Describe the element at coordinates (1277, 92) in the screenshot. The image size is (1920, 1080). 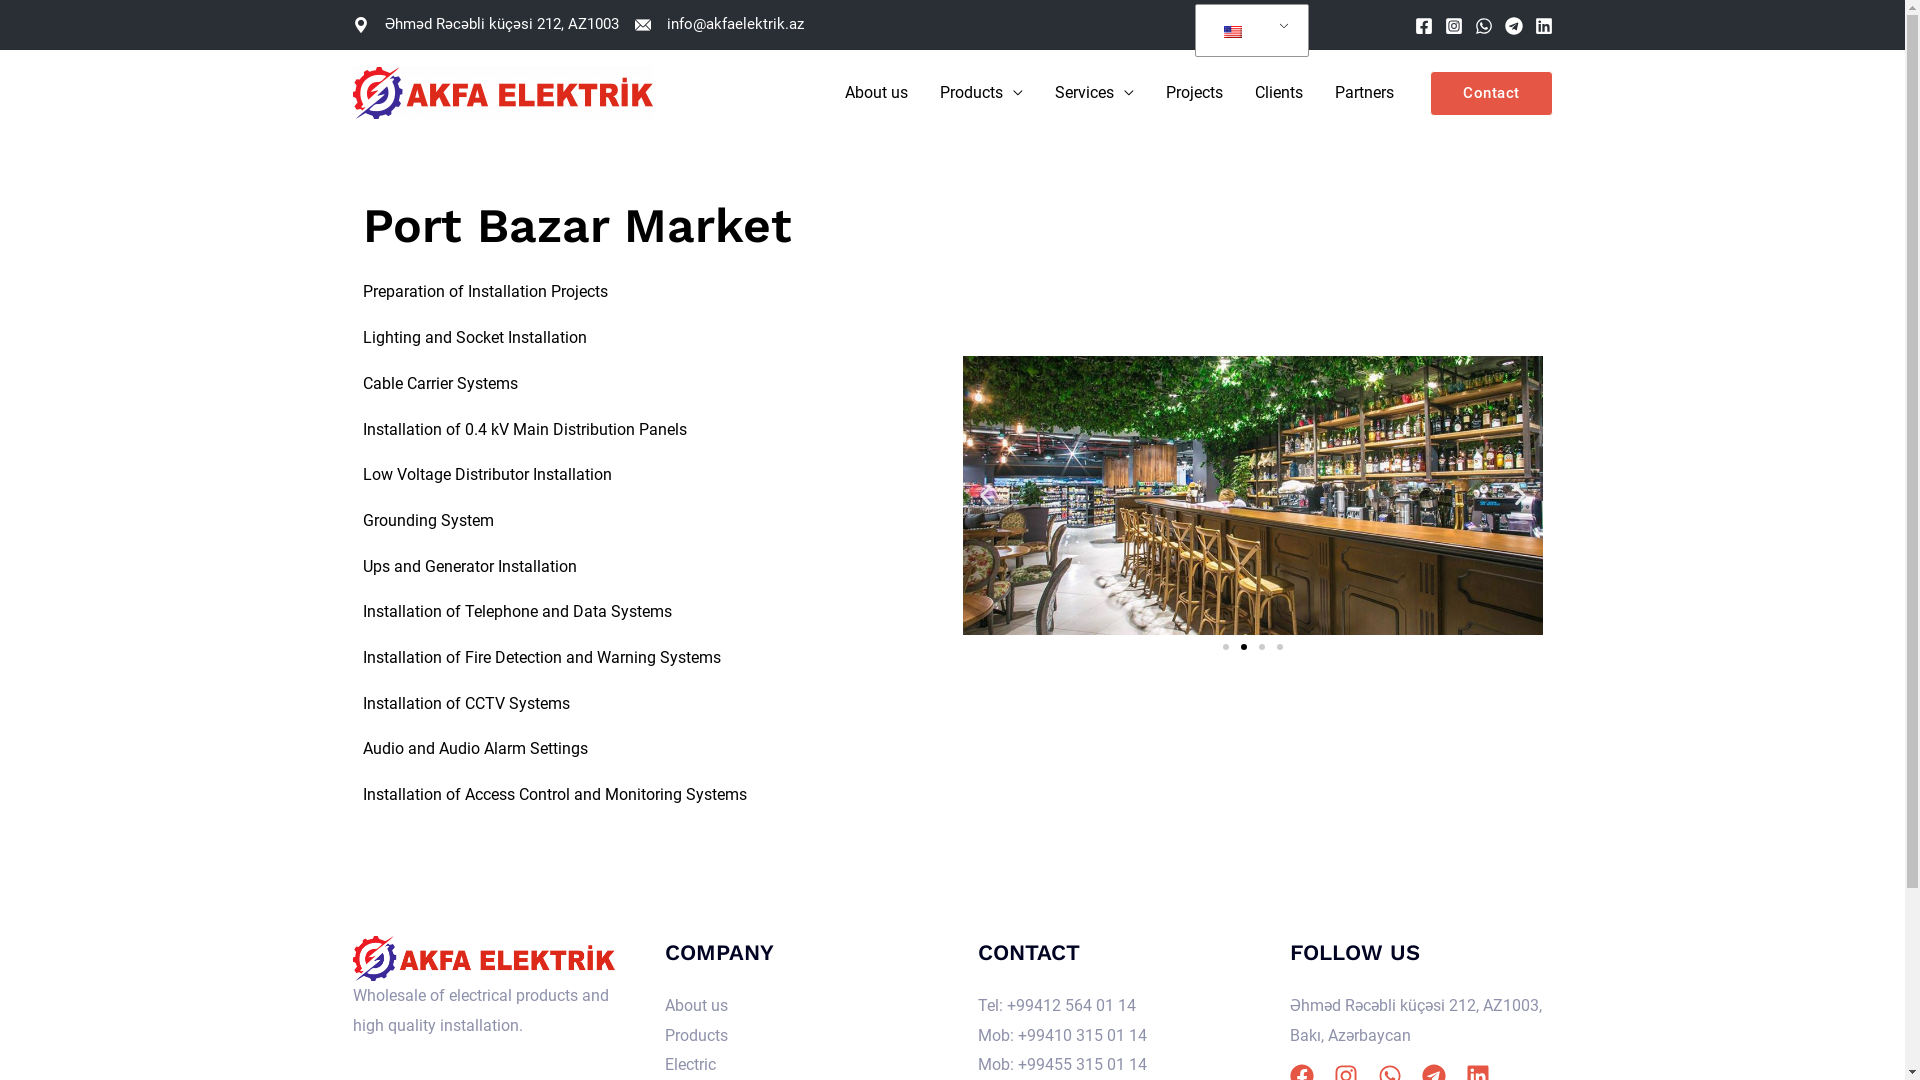
I see `'Clients'` at that location.